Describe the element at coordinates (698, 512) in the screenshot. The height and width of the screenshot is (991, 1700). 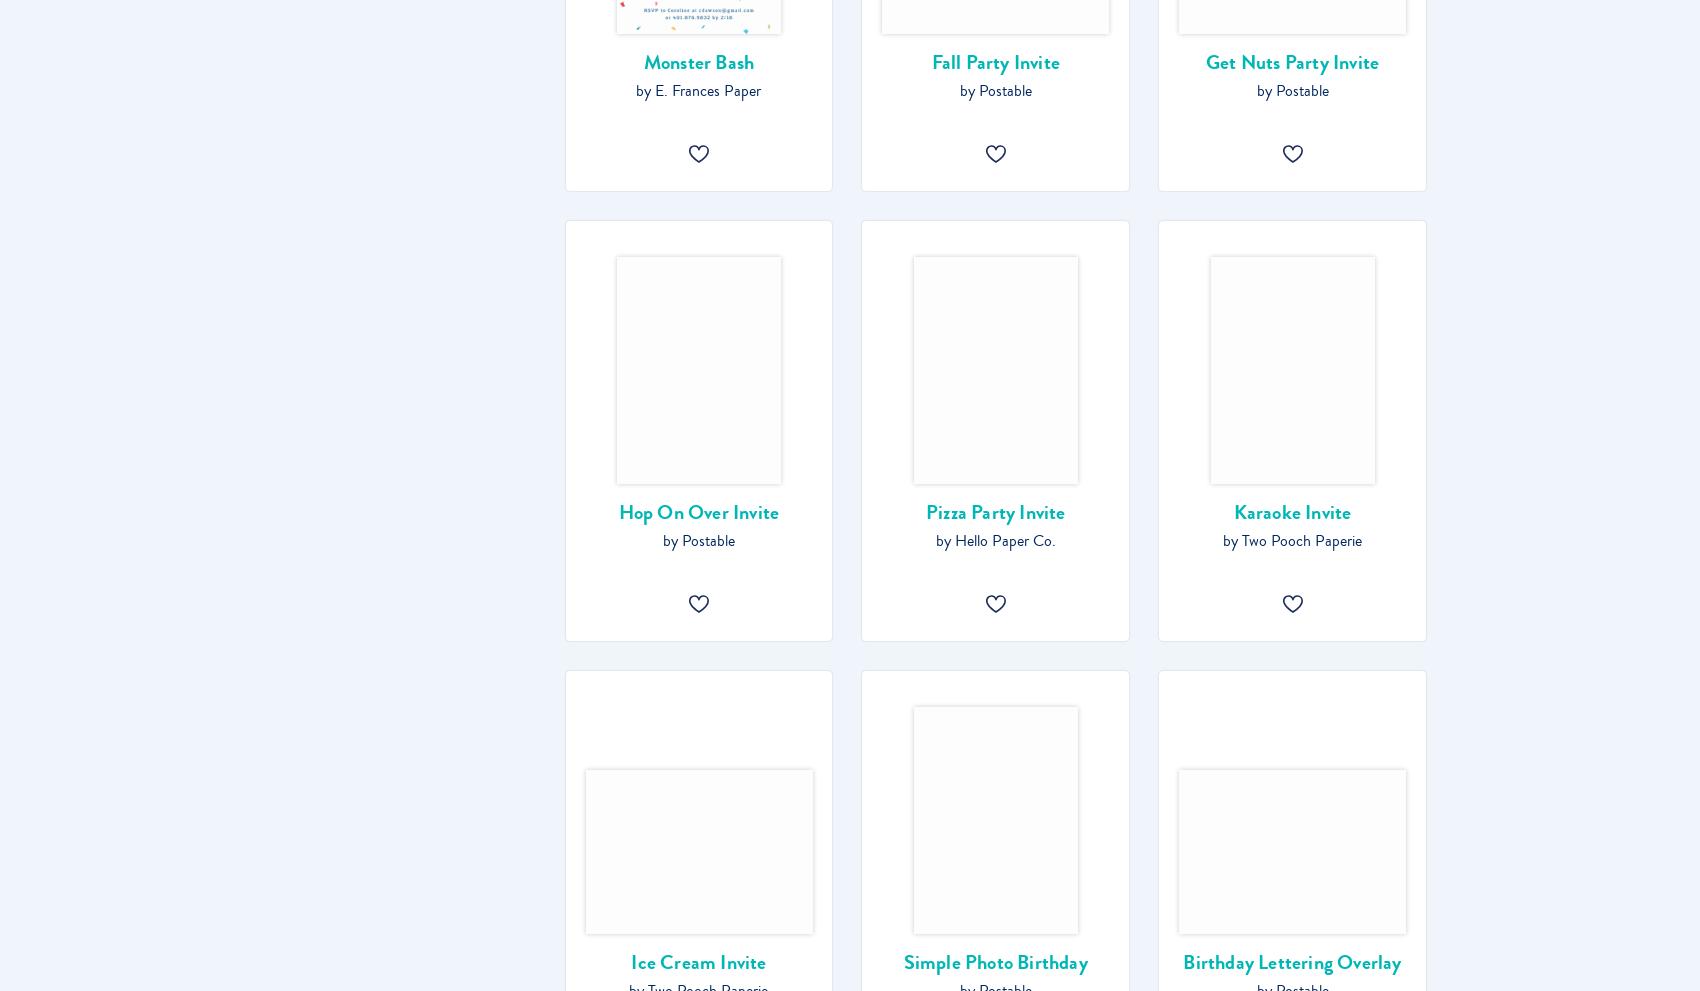
I see `'Hop On Over Invite'` at that location.